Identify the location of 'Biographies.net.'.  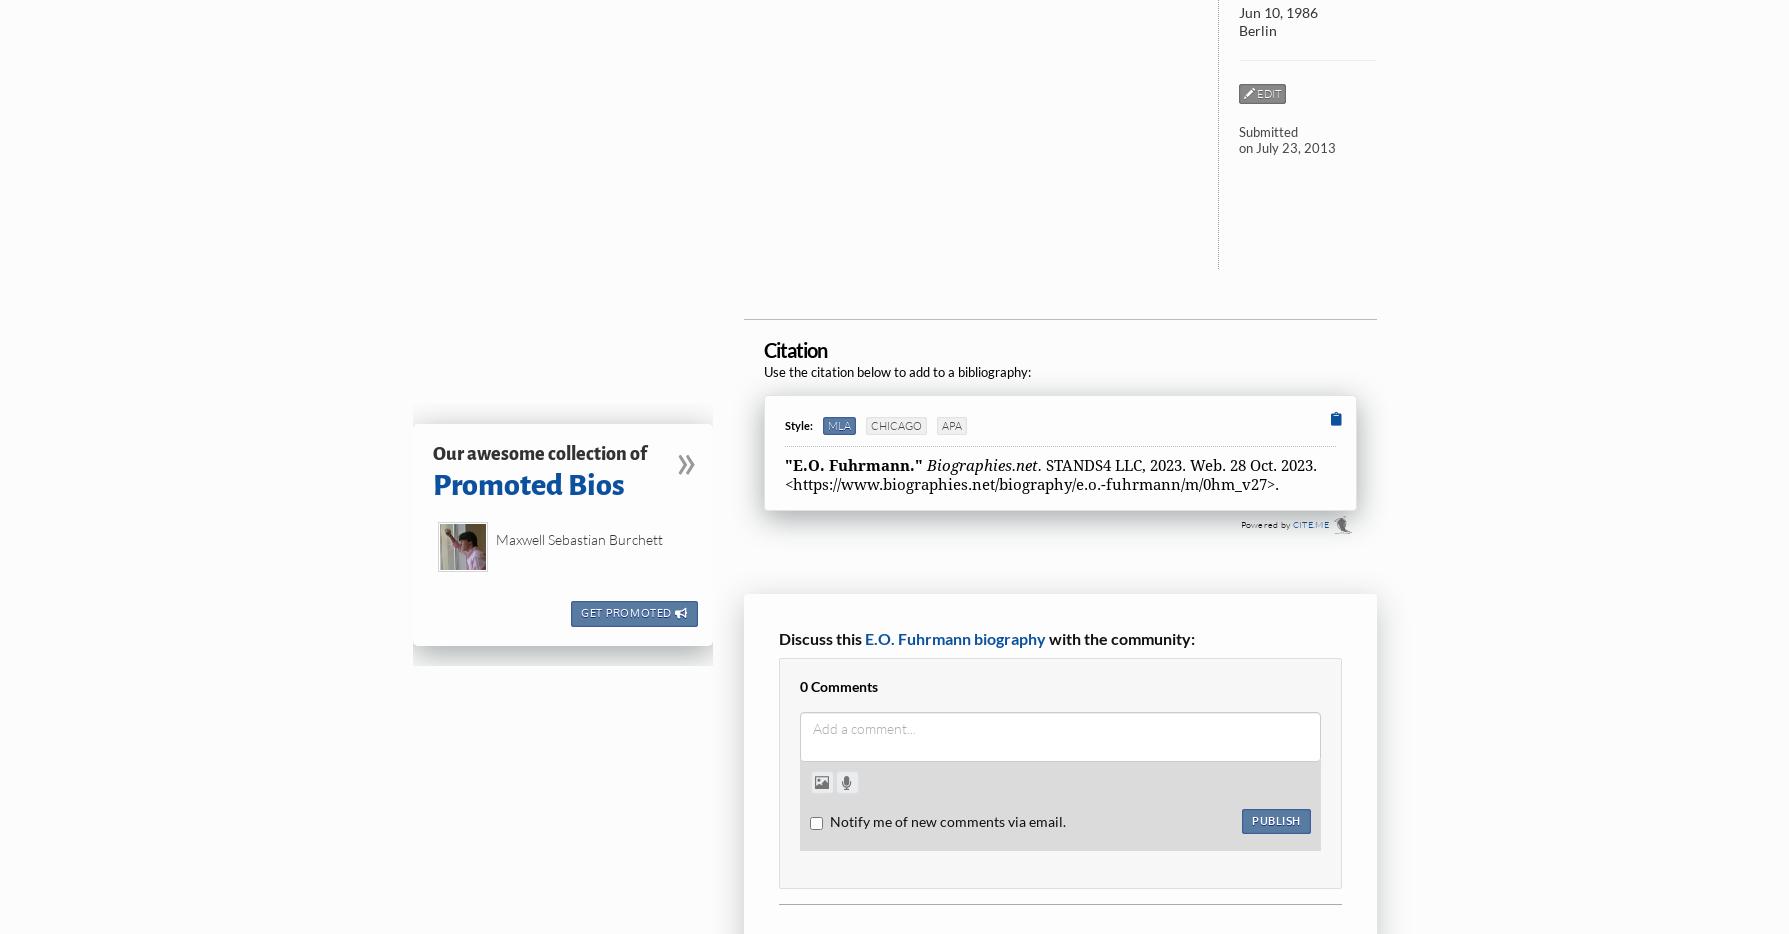
(982, 465).